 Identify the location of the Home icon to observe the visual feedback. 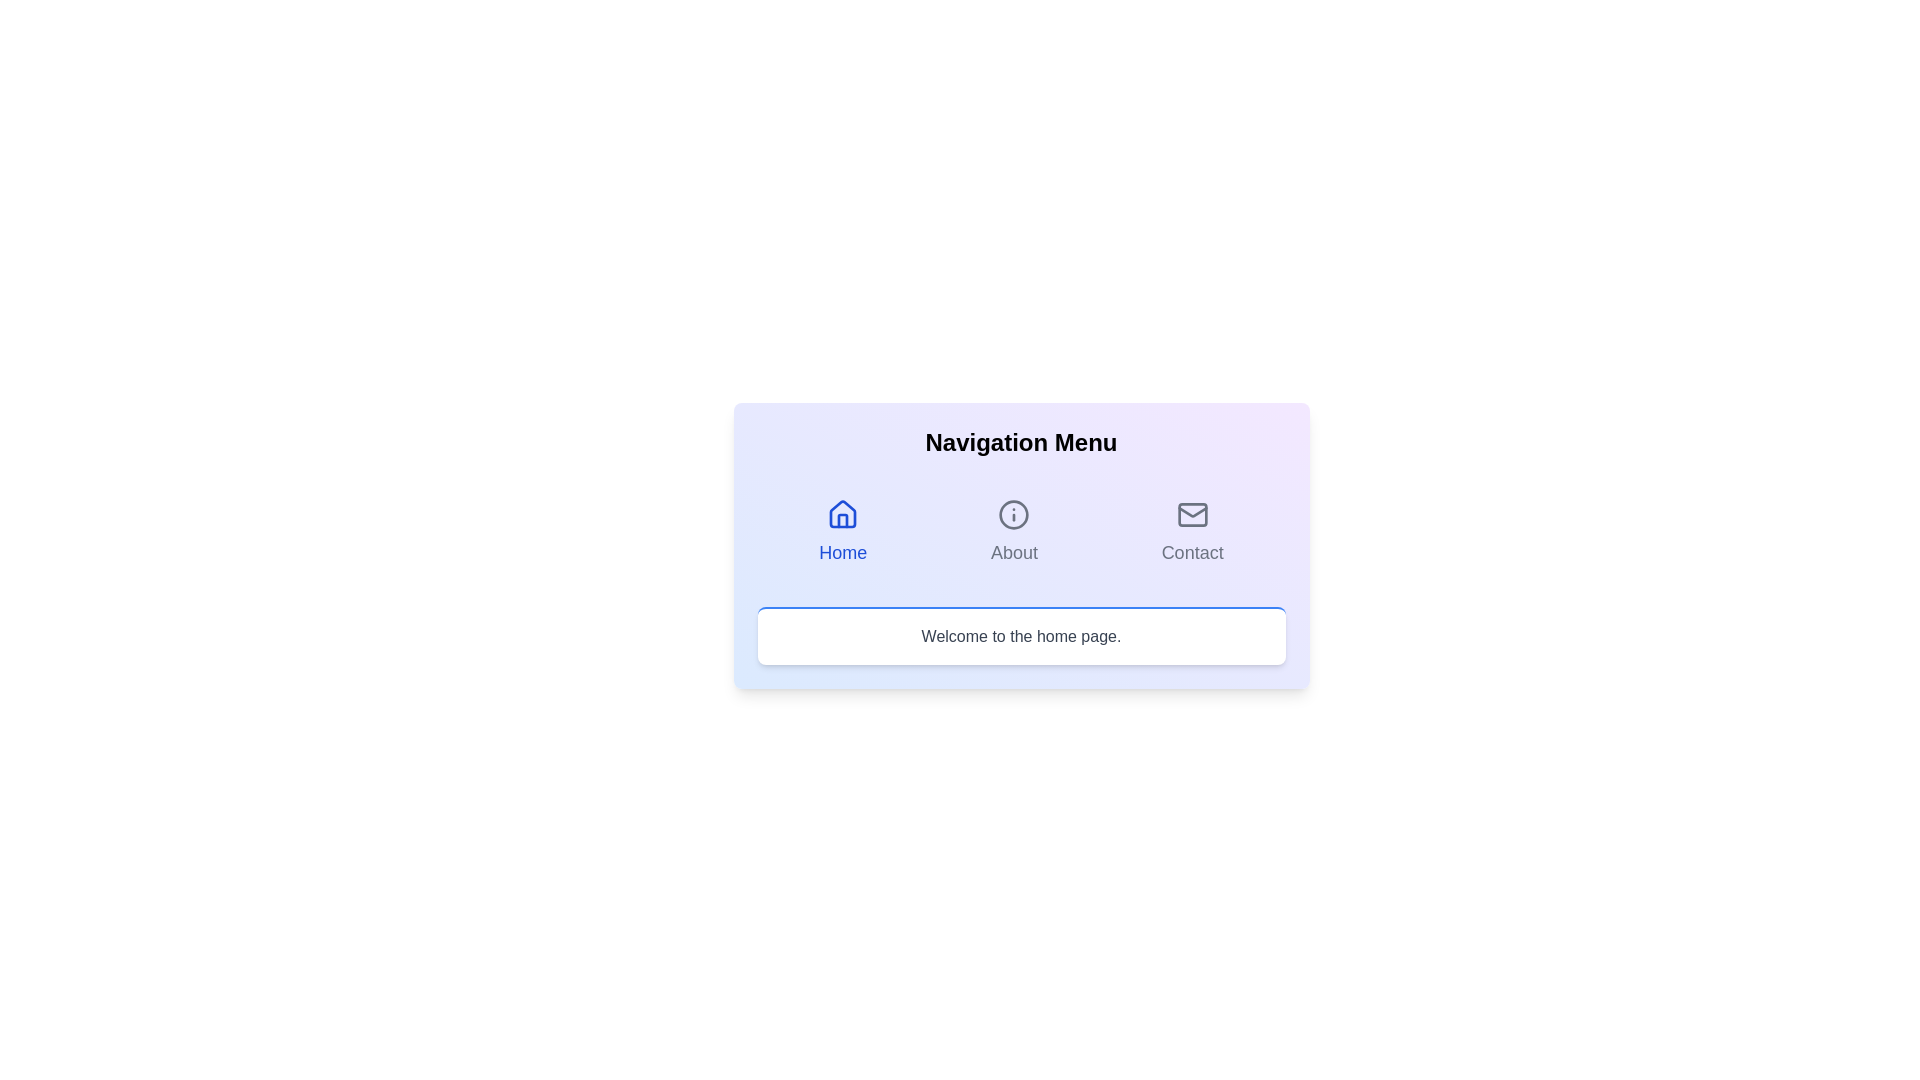
(843, 514).